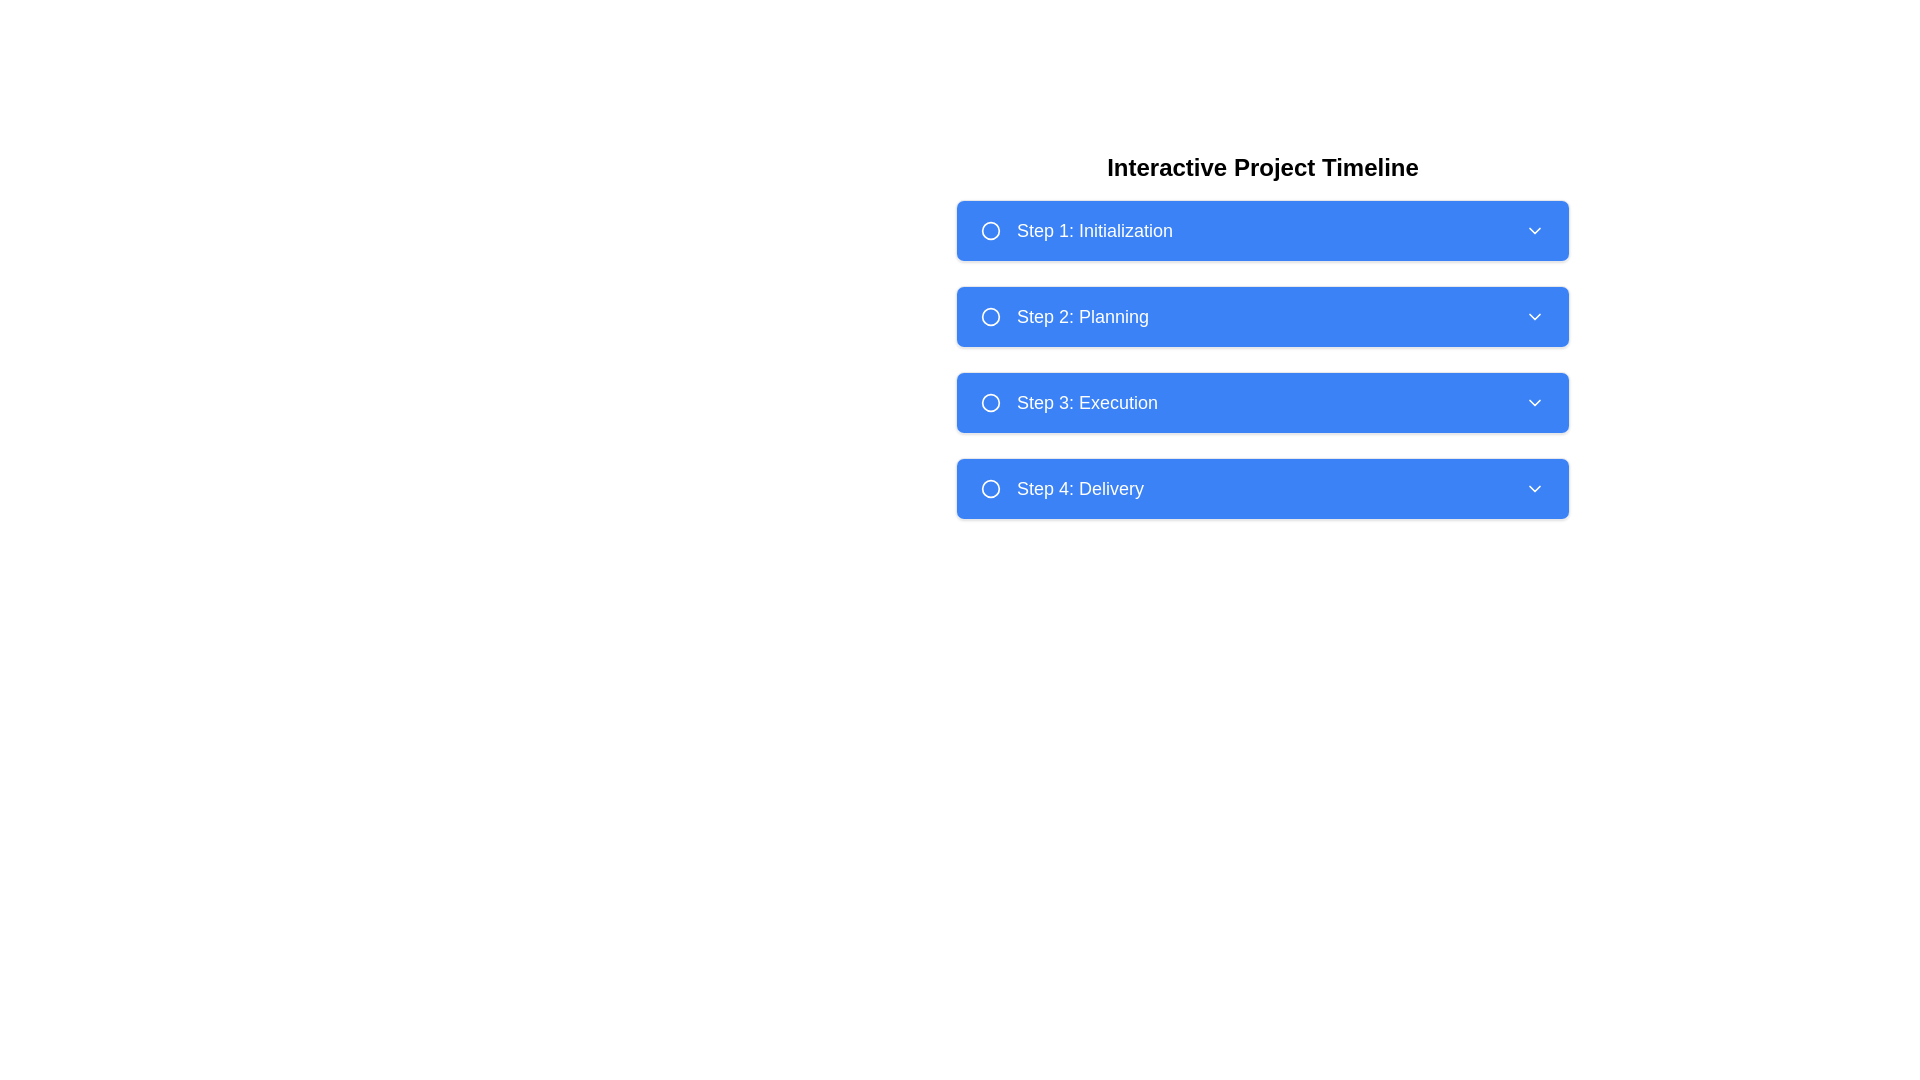  I want to click on the state of the graphical circle element within the 'Step 3: Execution' section, which is part of an SVG icon and signifies selection or status, while it is non-interactive, so click(990, 402).